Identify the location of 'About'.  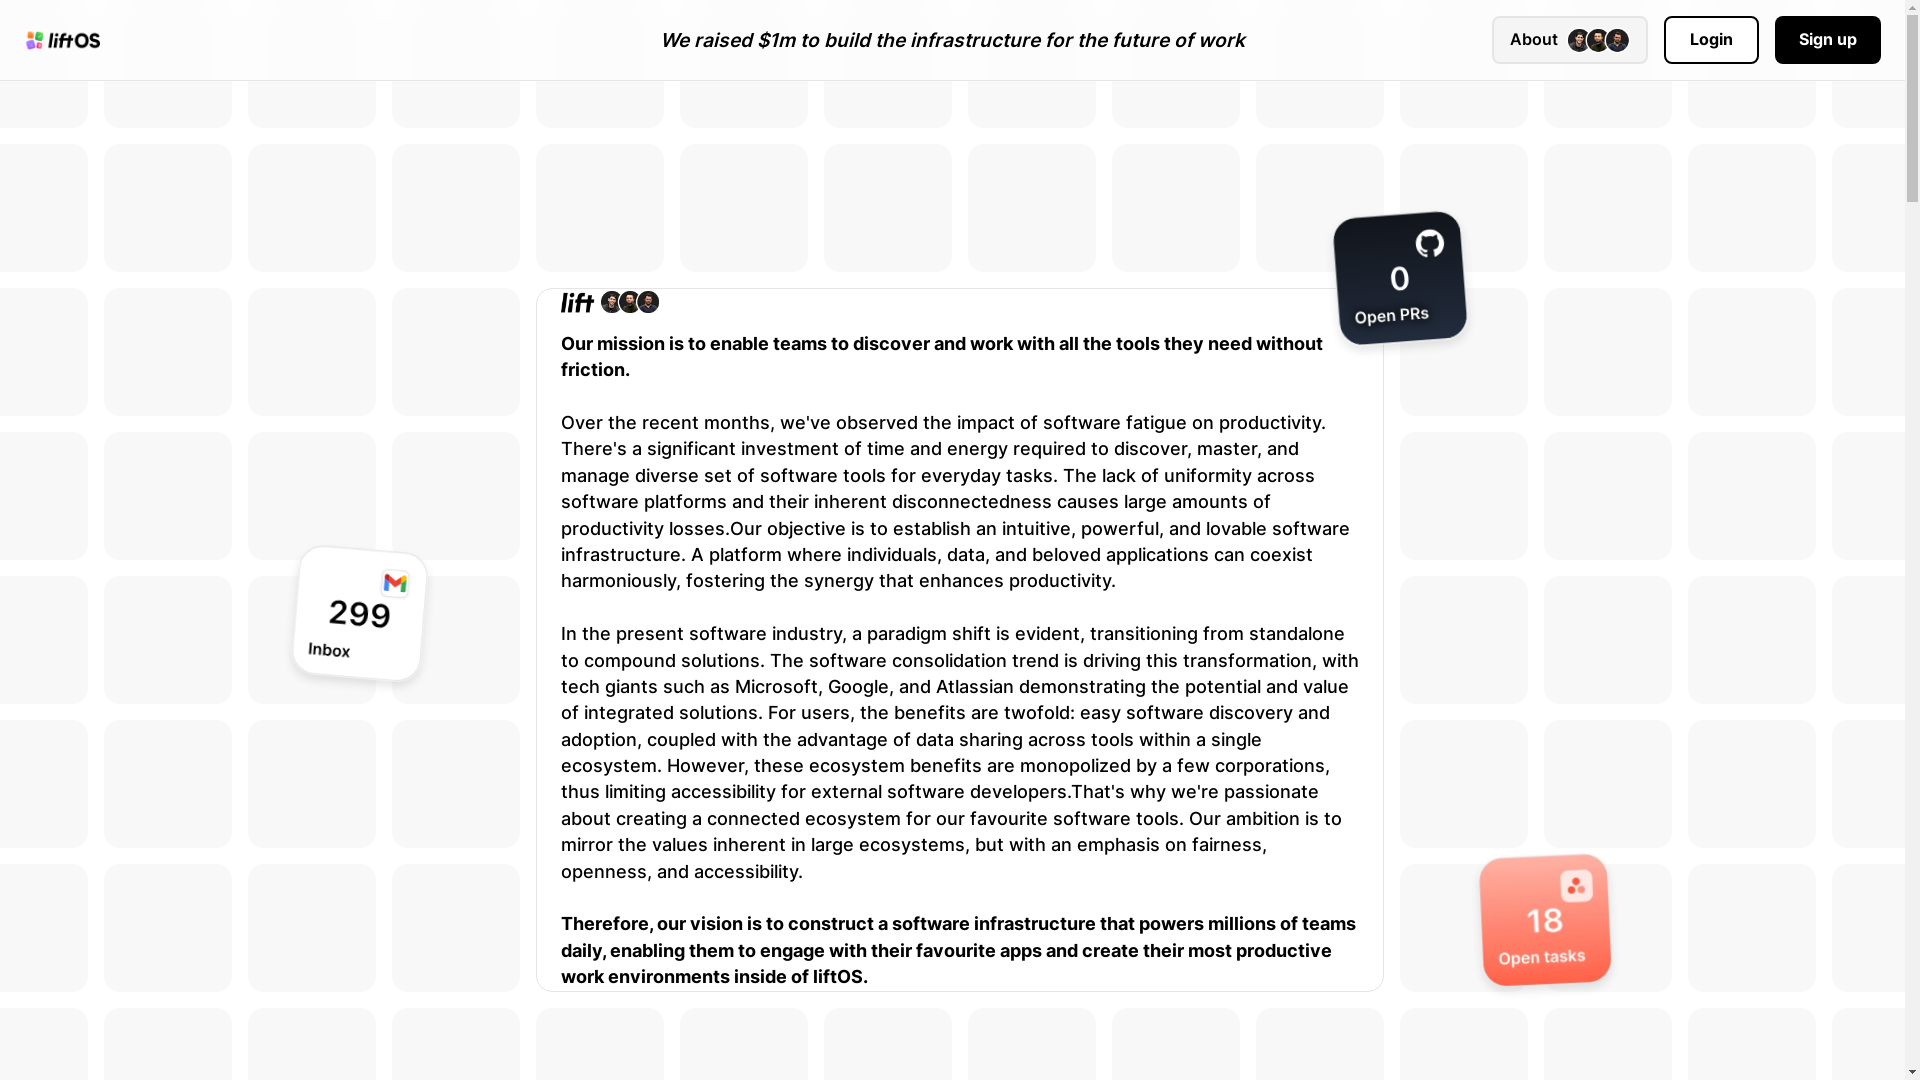
(1568, 39).